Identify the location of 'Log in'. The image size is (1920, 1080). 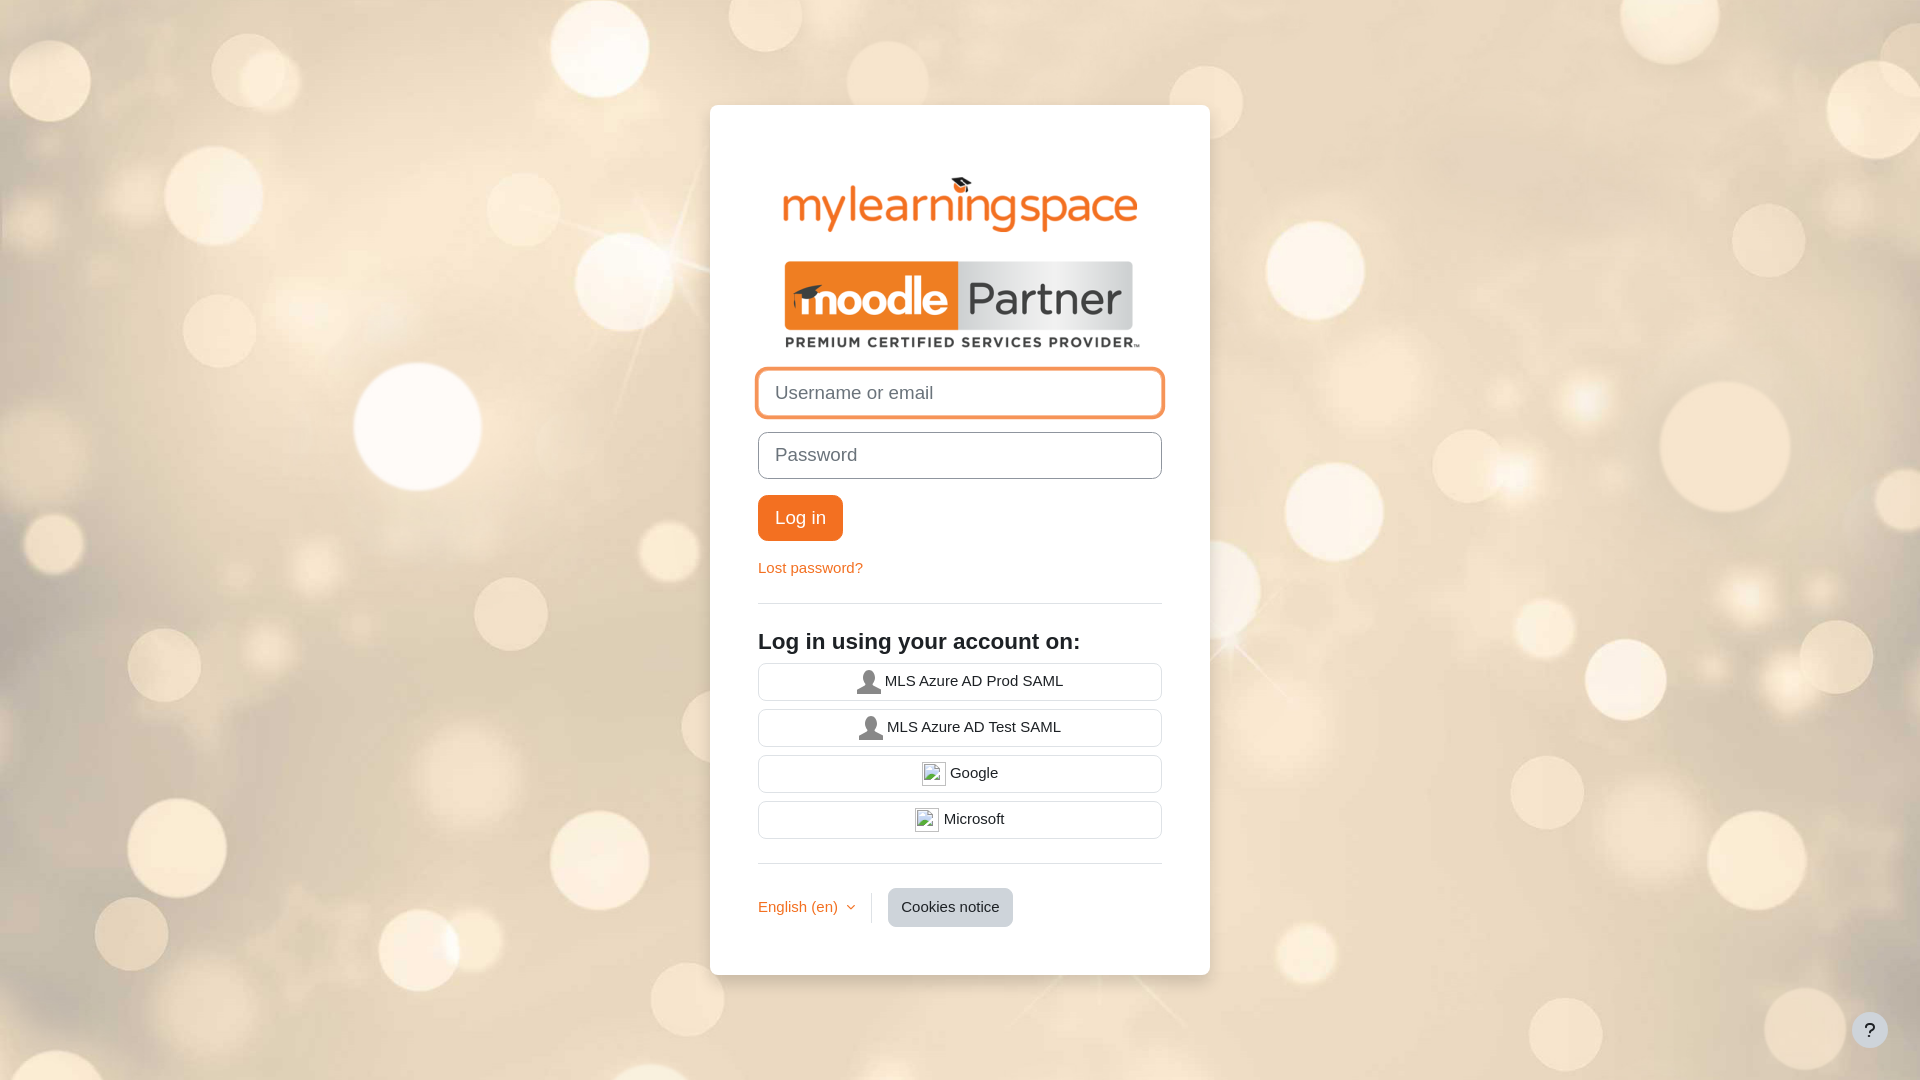
(757, 515).